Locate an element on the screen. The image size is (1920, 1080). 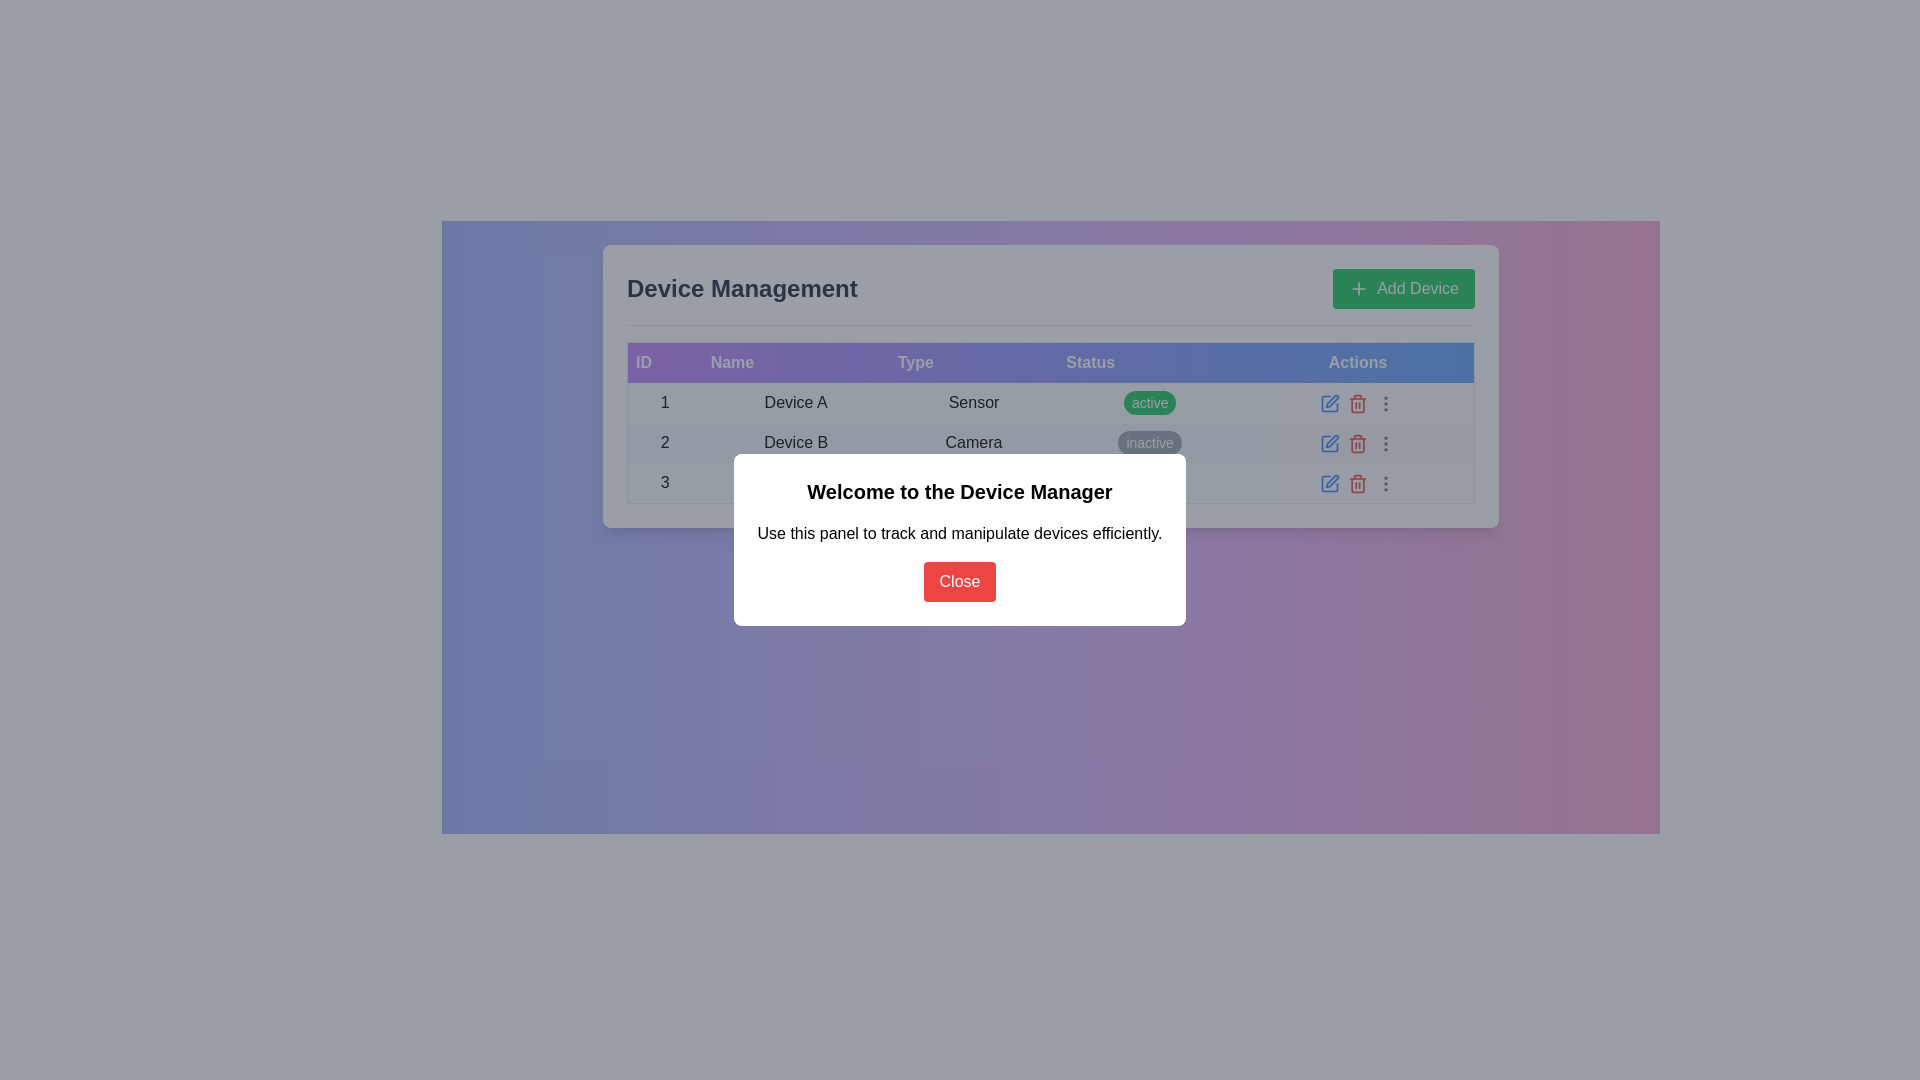
SVG icon located in the top-right corner of the 'Add Device' button, which symbolizes the addition functionality is located at coordinates (1359, 289).